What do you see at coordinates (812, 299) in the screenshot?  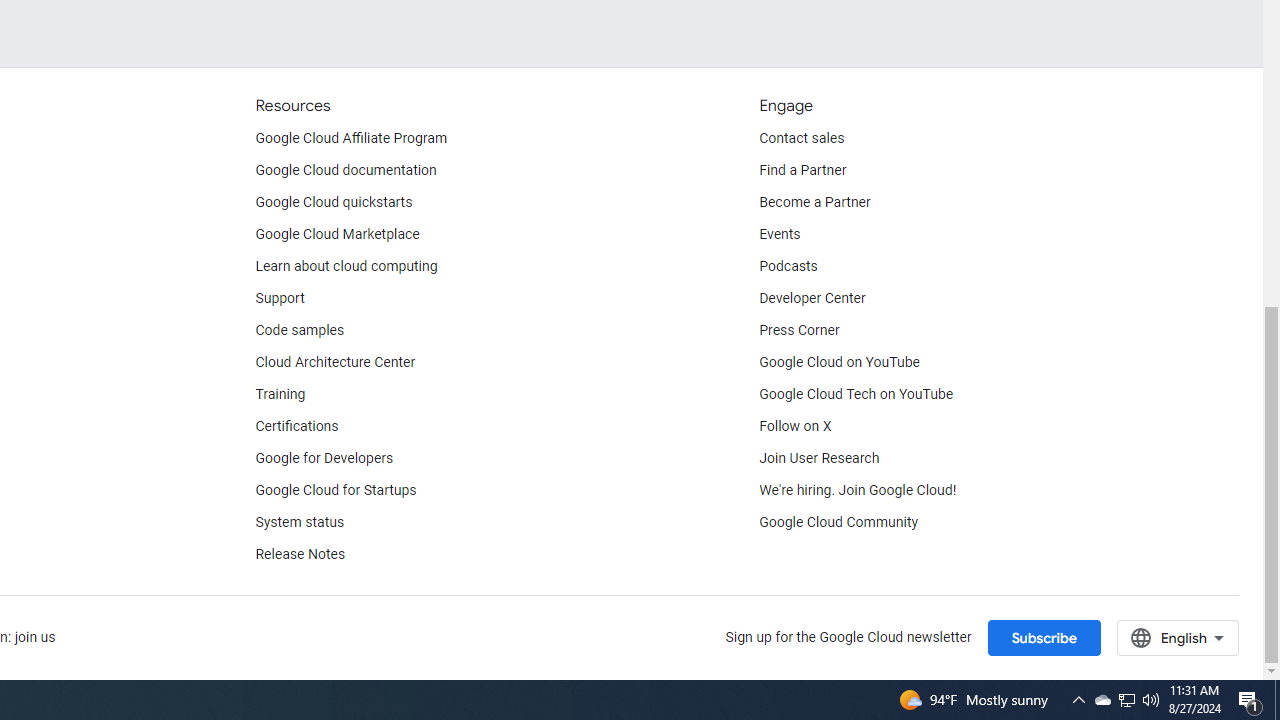 I see `'Developer Center'` at bounding box center [812, 299].